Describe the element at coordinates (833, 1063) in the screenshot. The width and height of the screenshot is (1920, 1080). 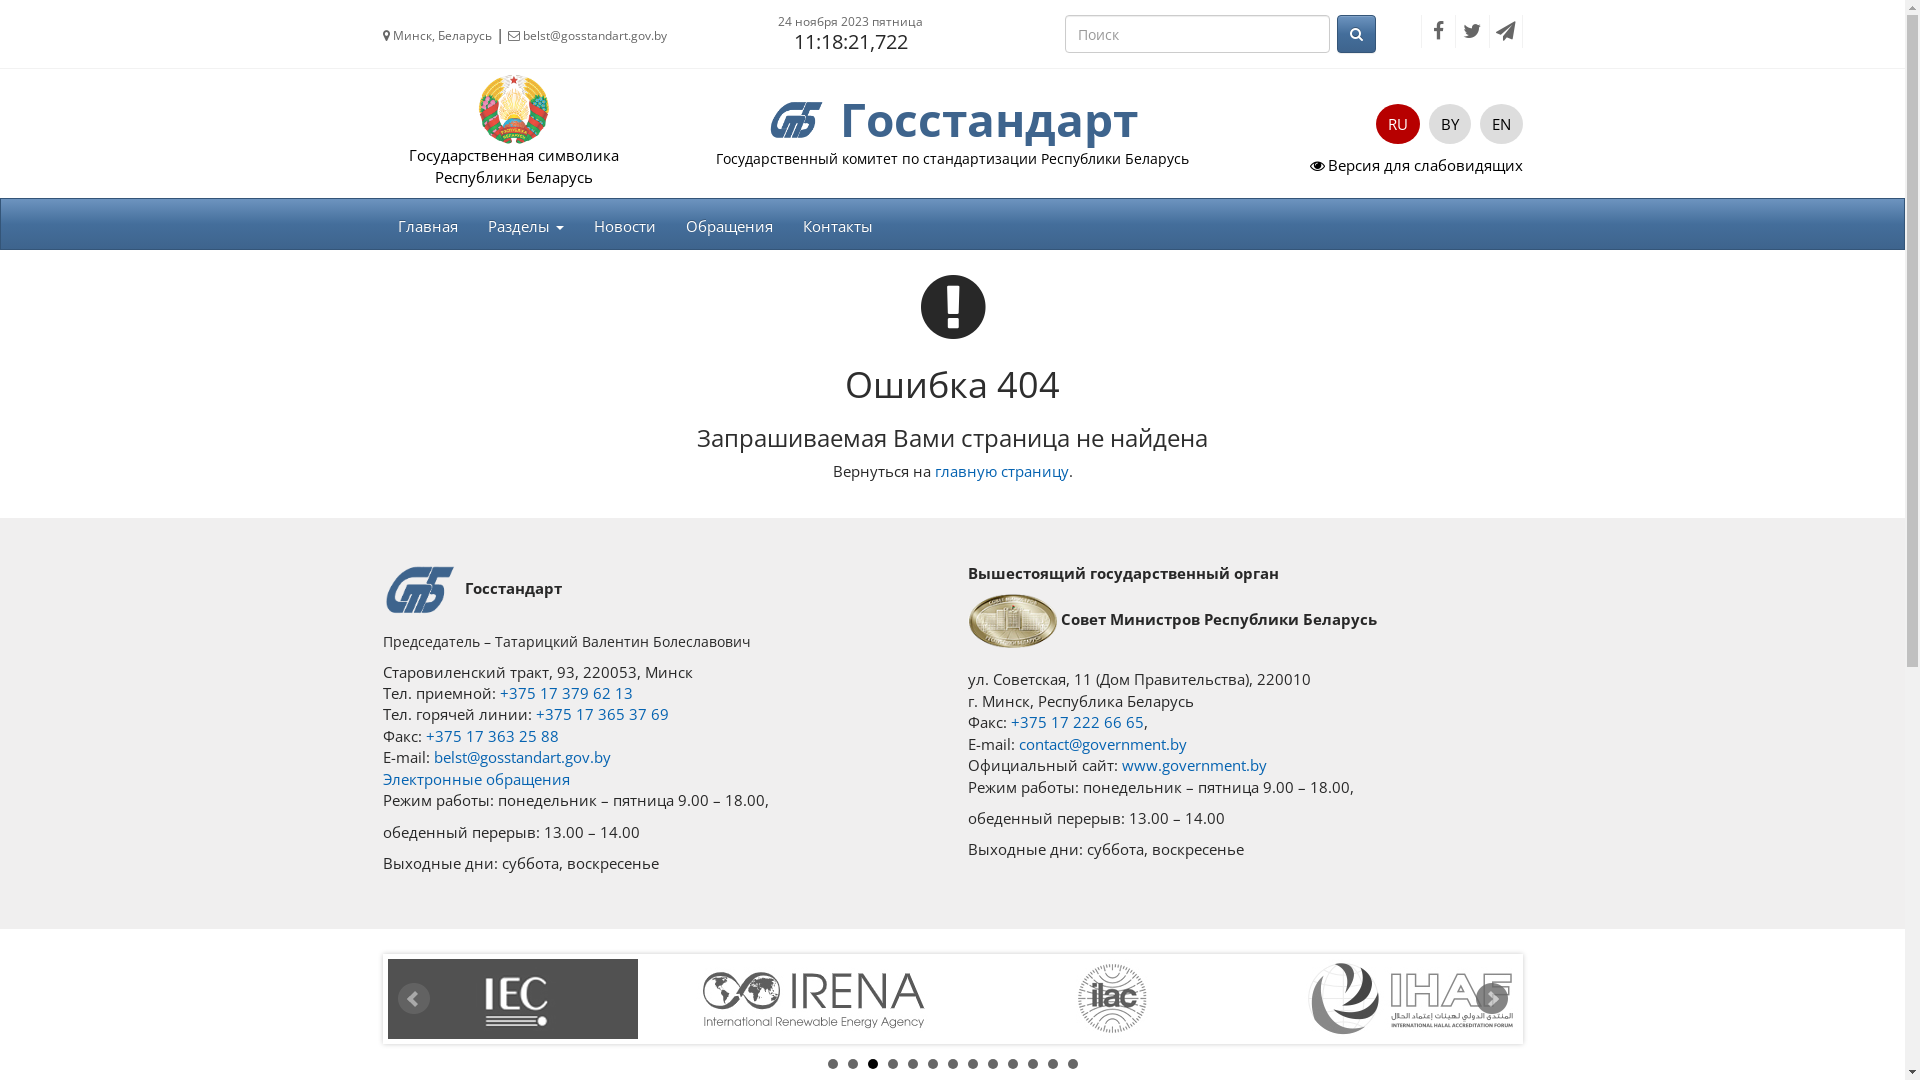
I see `'1'` at that location.